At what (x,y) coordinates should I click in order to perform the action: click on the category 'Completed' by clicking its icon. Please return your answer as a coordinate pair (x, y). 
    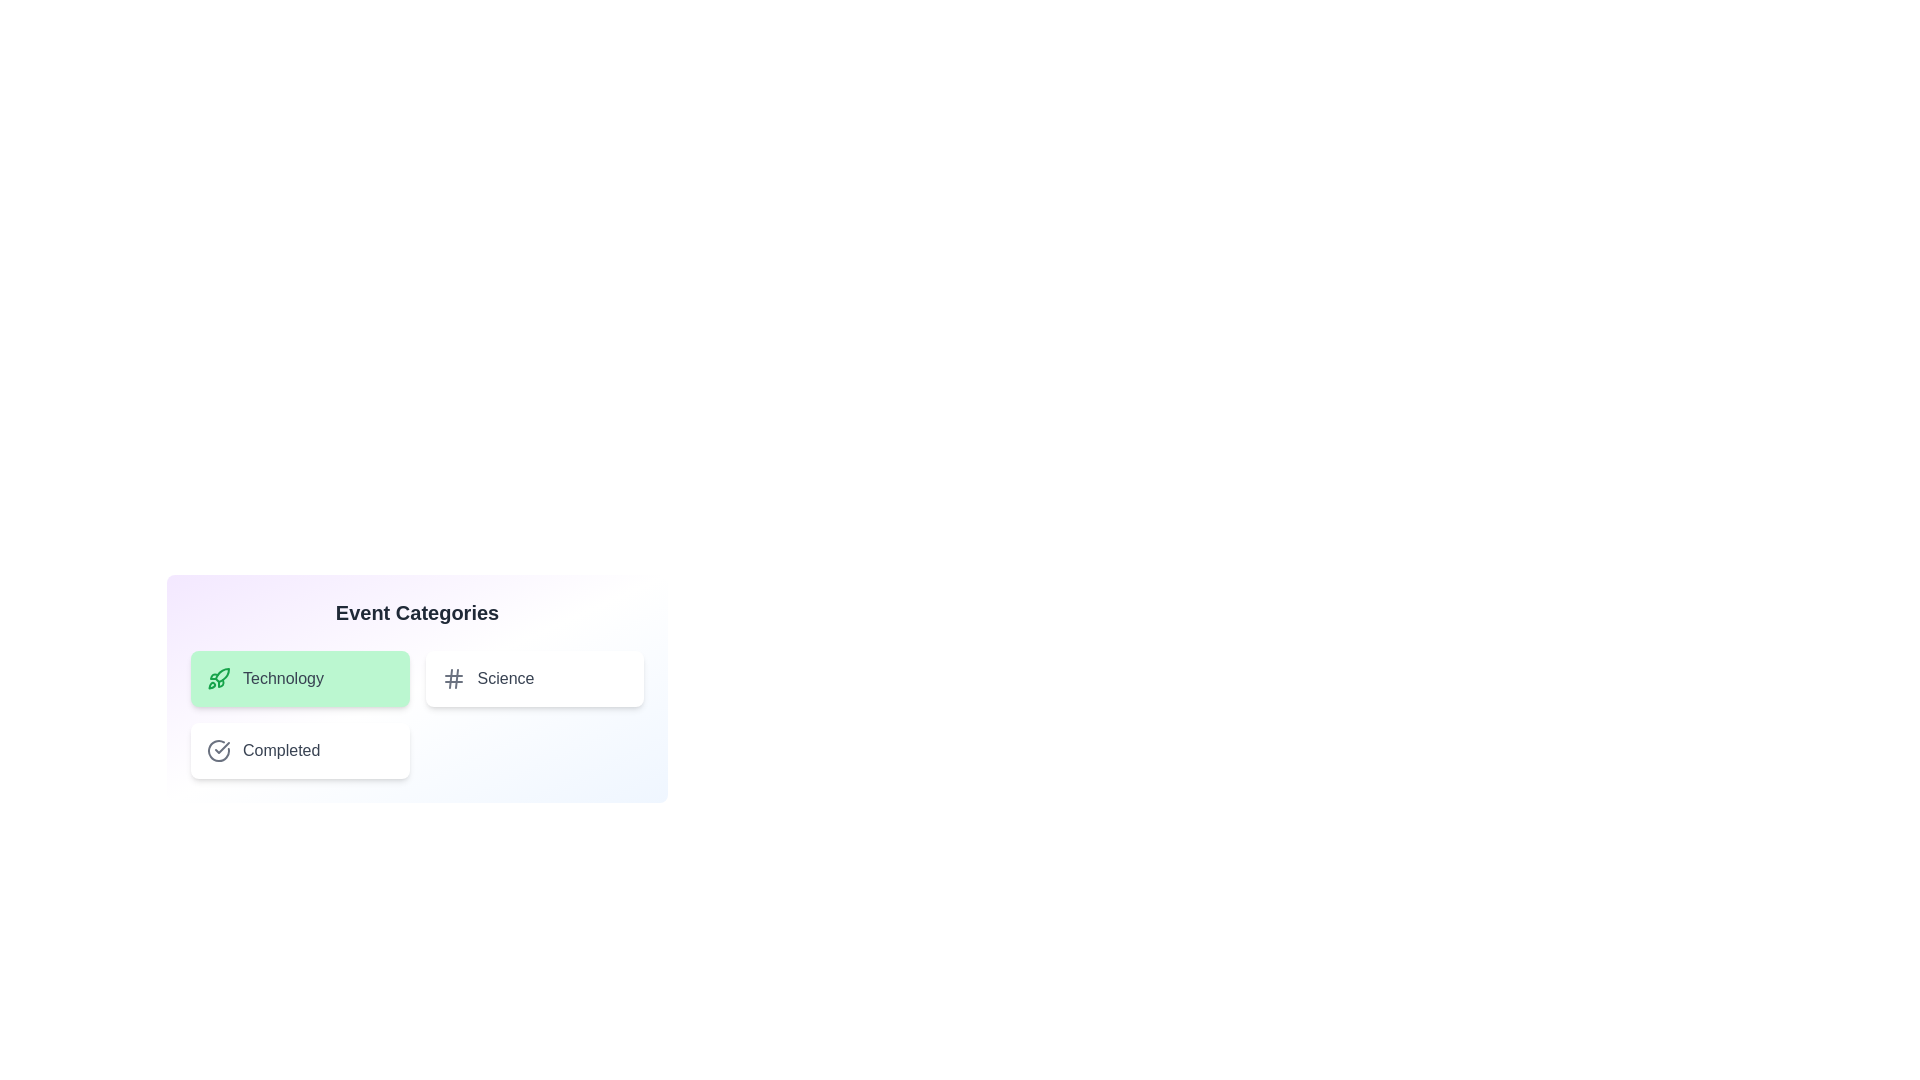
    Looking at the image, I should click on (219, 751).